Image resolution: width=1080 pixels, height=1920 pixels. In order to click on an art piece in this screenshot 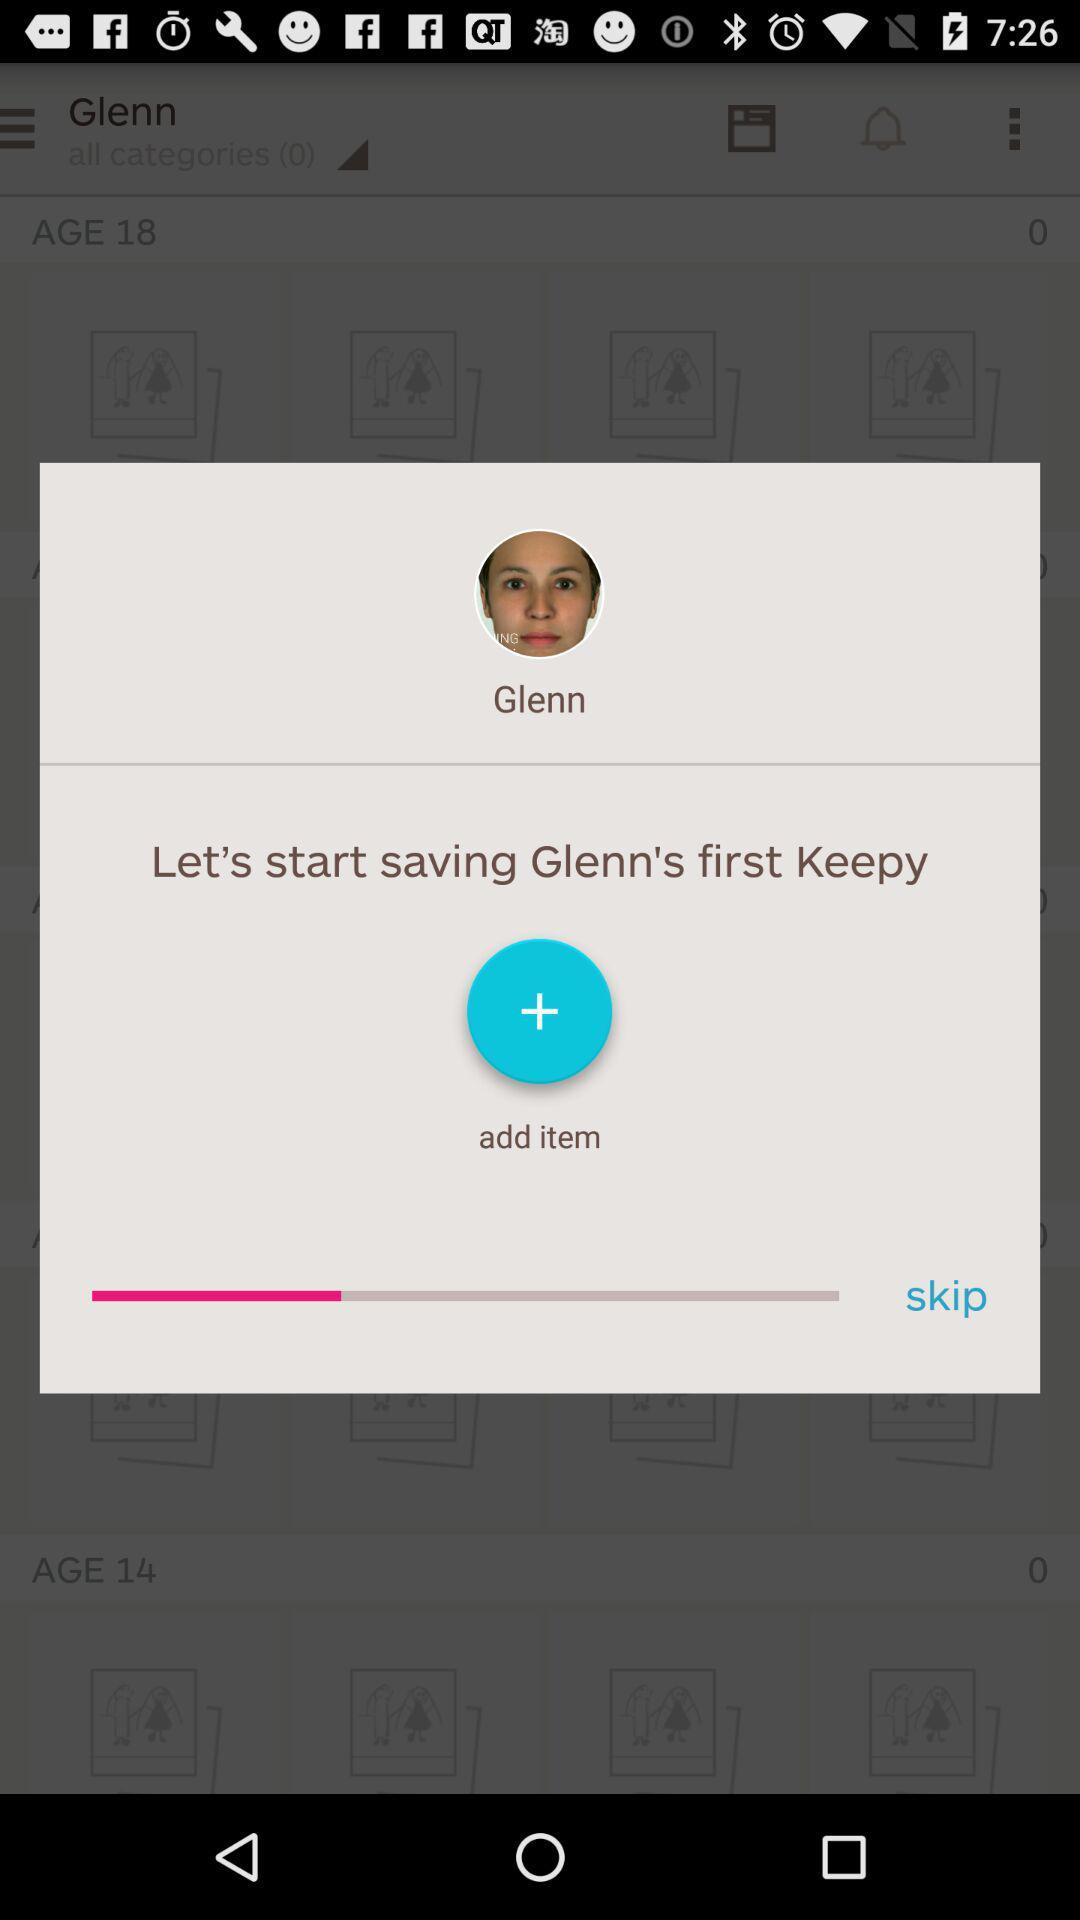, I will do `click(540, 1019)`.